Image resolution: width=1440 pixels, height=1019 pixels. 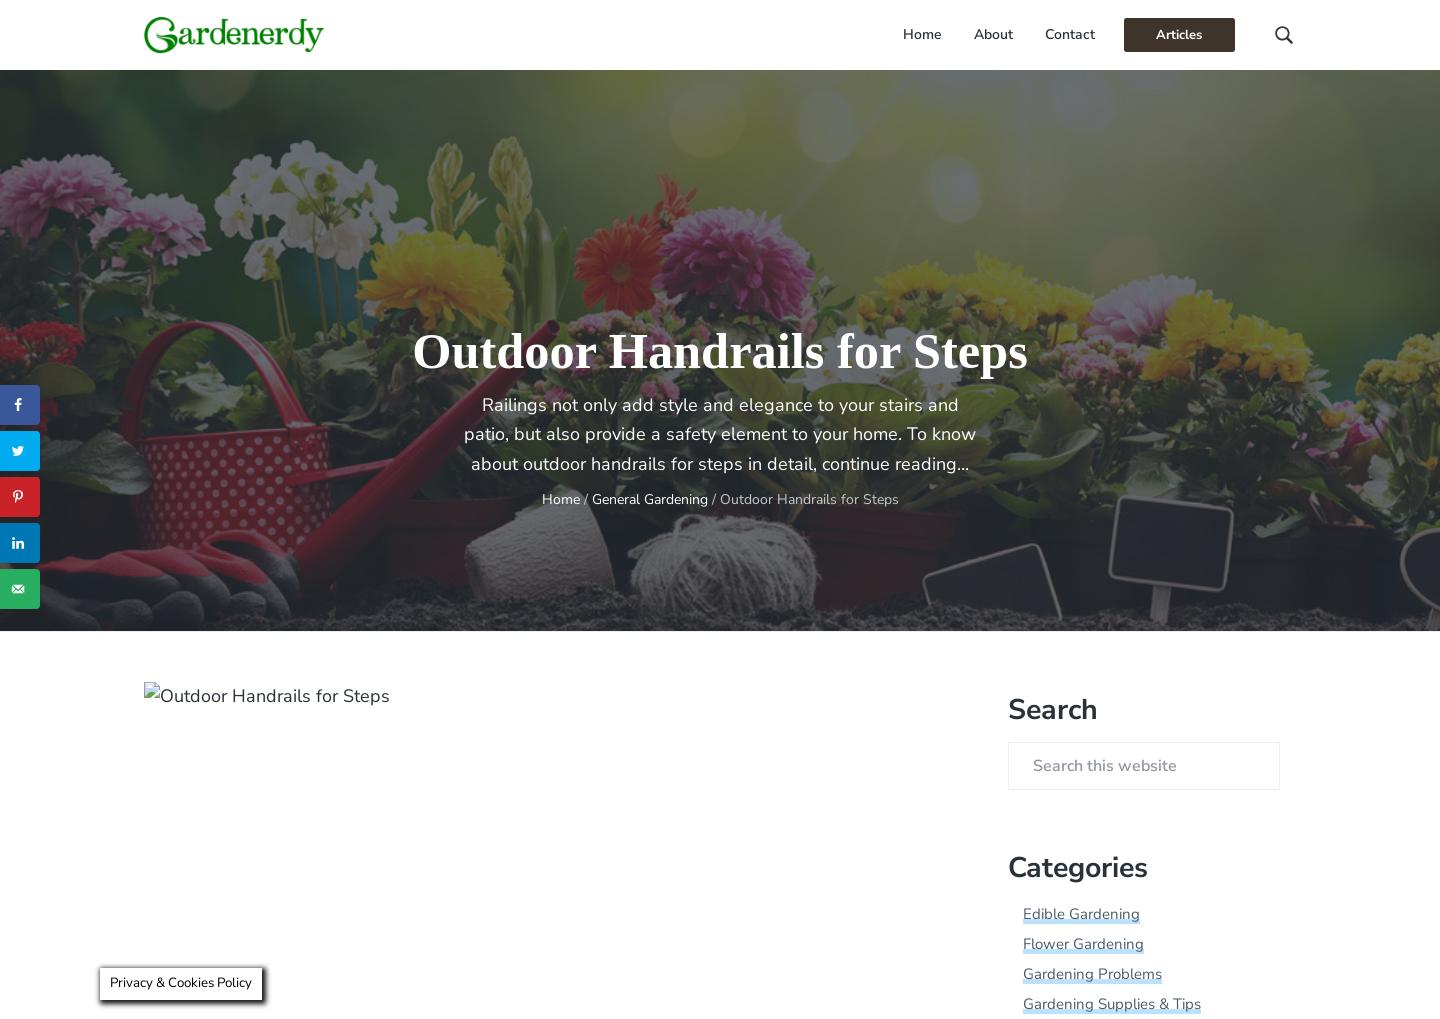 What do you see at coordinates (1110, 1004) in the screenshot?
I see `'Gardening Supplies & Tips'` at bounding box center [1110, 1004].